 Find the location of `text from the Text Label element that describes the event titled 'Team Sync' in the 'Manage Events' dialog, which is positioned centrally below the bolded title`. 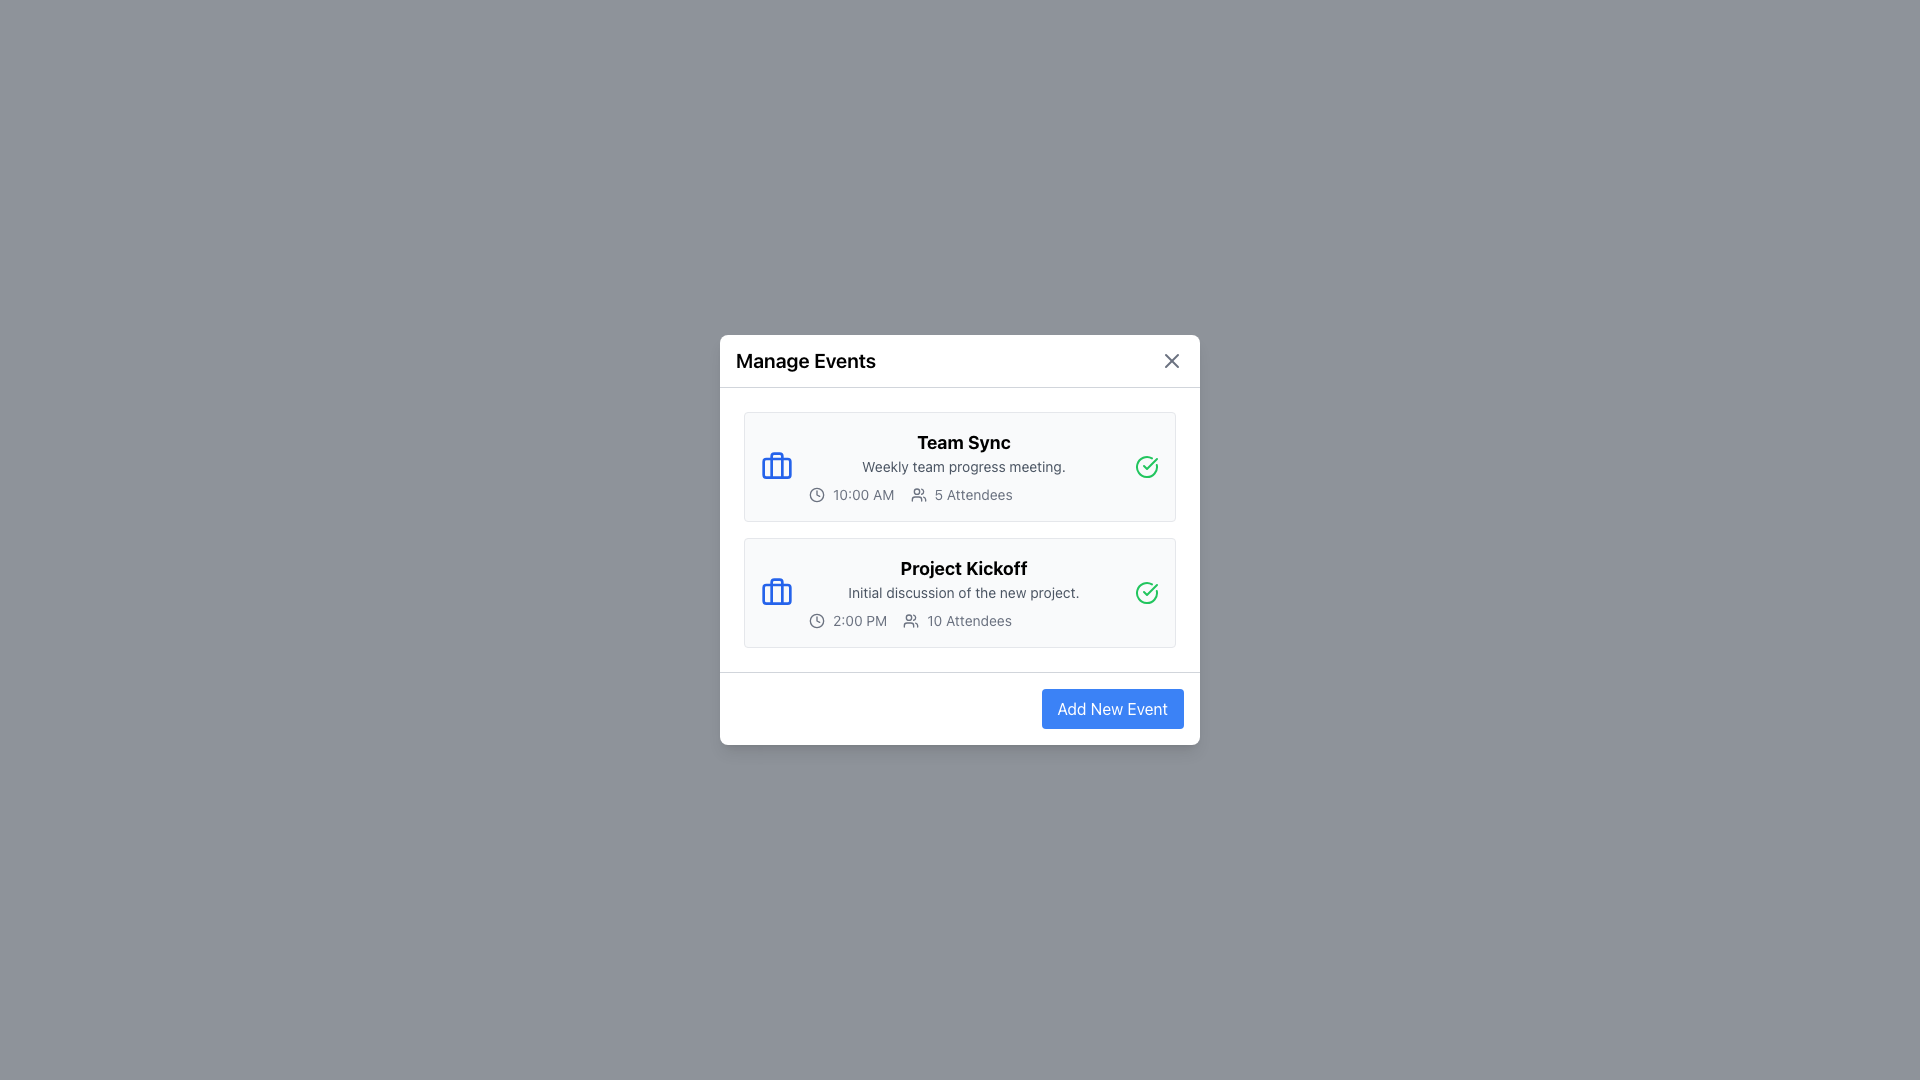

text from the Text Label element that describes the event titled 'Team Sync' in the 'Manage Events' dialog, which is positioned centrally below the bolded title is located at coordinates (964, 466).